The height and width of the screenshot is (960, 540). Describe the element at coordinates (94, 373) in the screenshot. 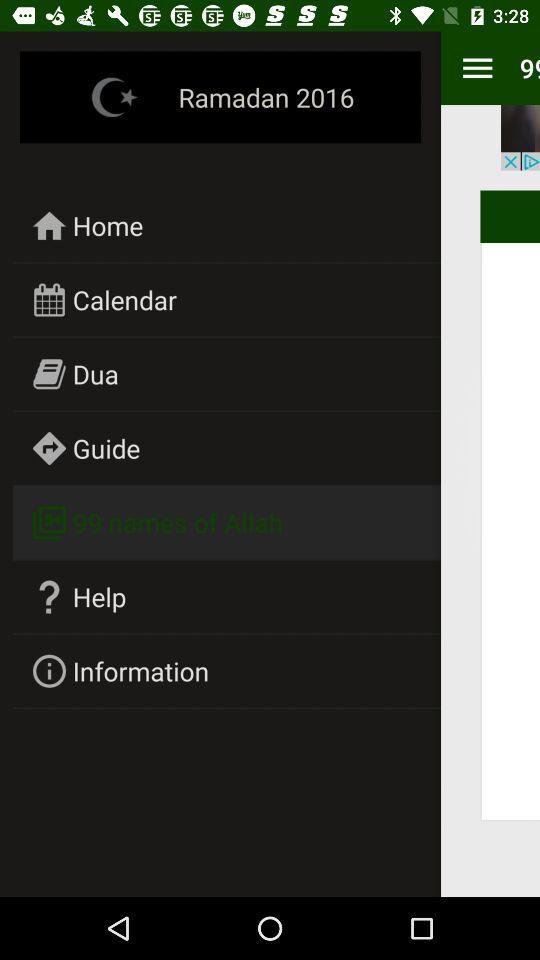

I see `the dua icon` at that location.